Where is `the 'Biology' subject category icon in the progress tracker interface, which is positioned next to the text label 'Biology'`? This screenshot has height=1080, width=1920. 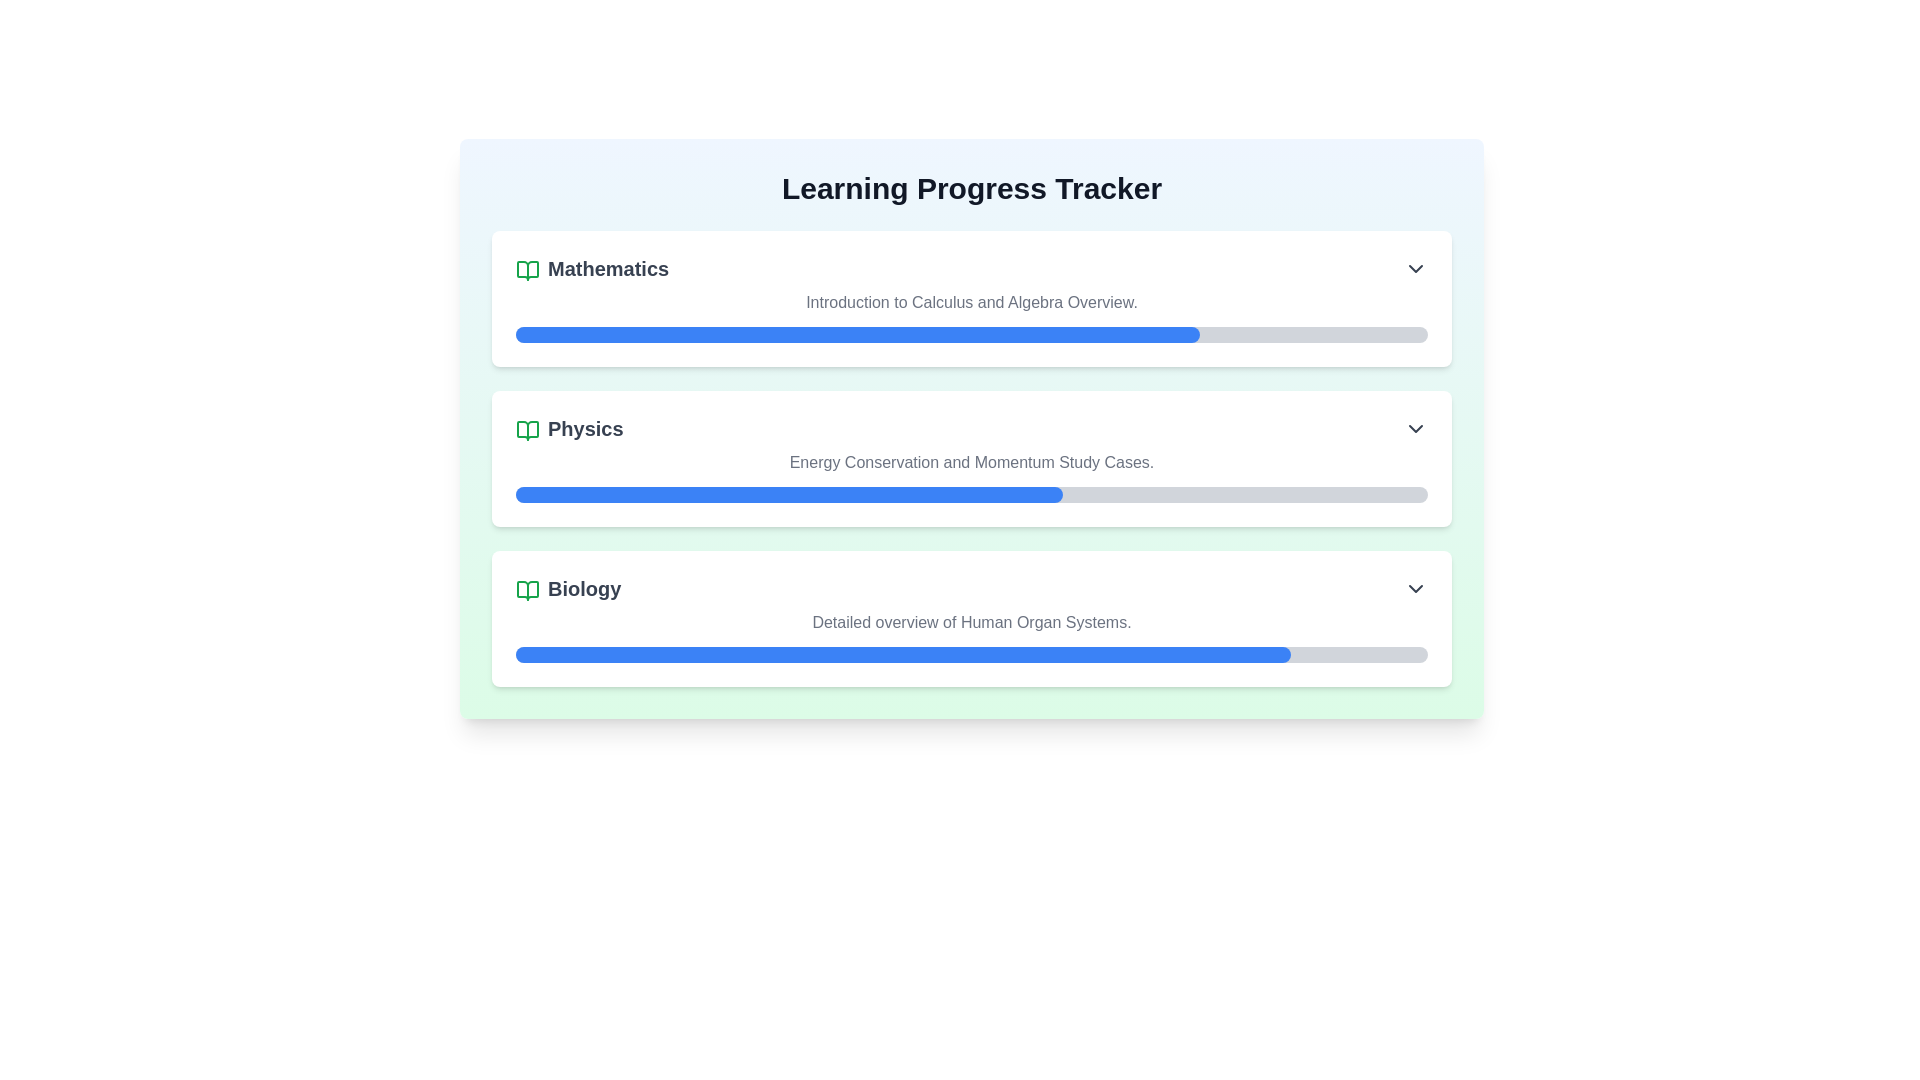
the 'Biology' subject category icon in the progress tracker interface, which is positioned next to the text label 'Biology' is located at coordinates (528, 589).